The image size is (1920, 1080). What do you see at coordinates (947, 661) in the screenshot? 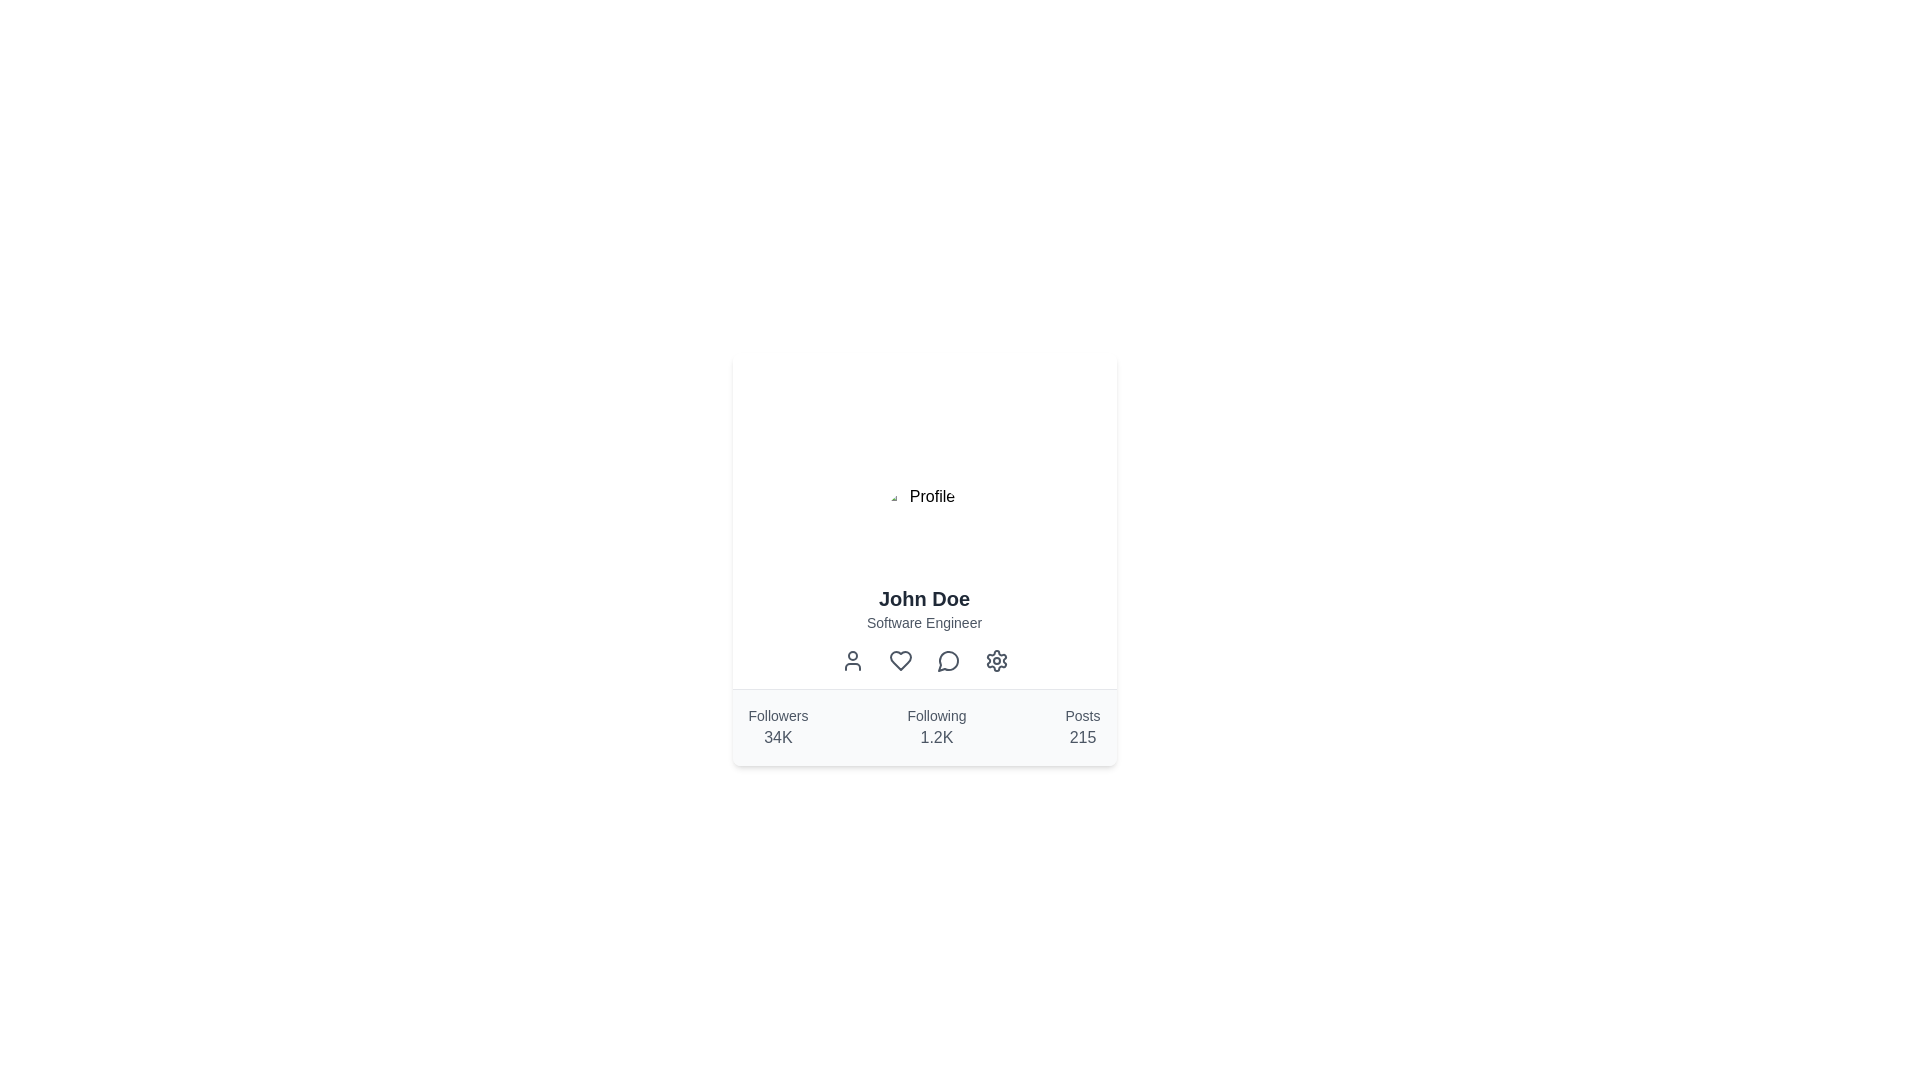
I see `the messaging or comment icon located third from the left at the bottom section of the interface` at bounding box center [947, 661].